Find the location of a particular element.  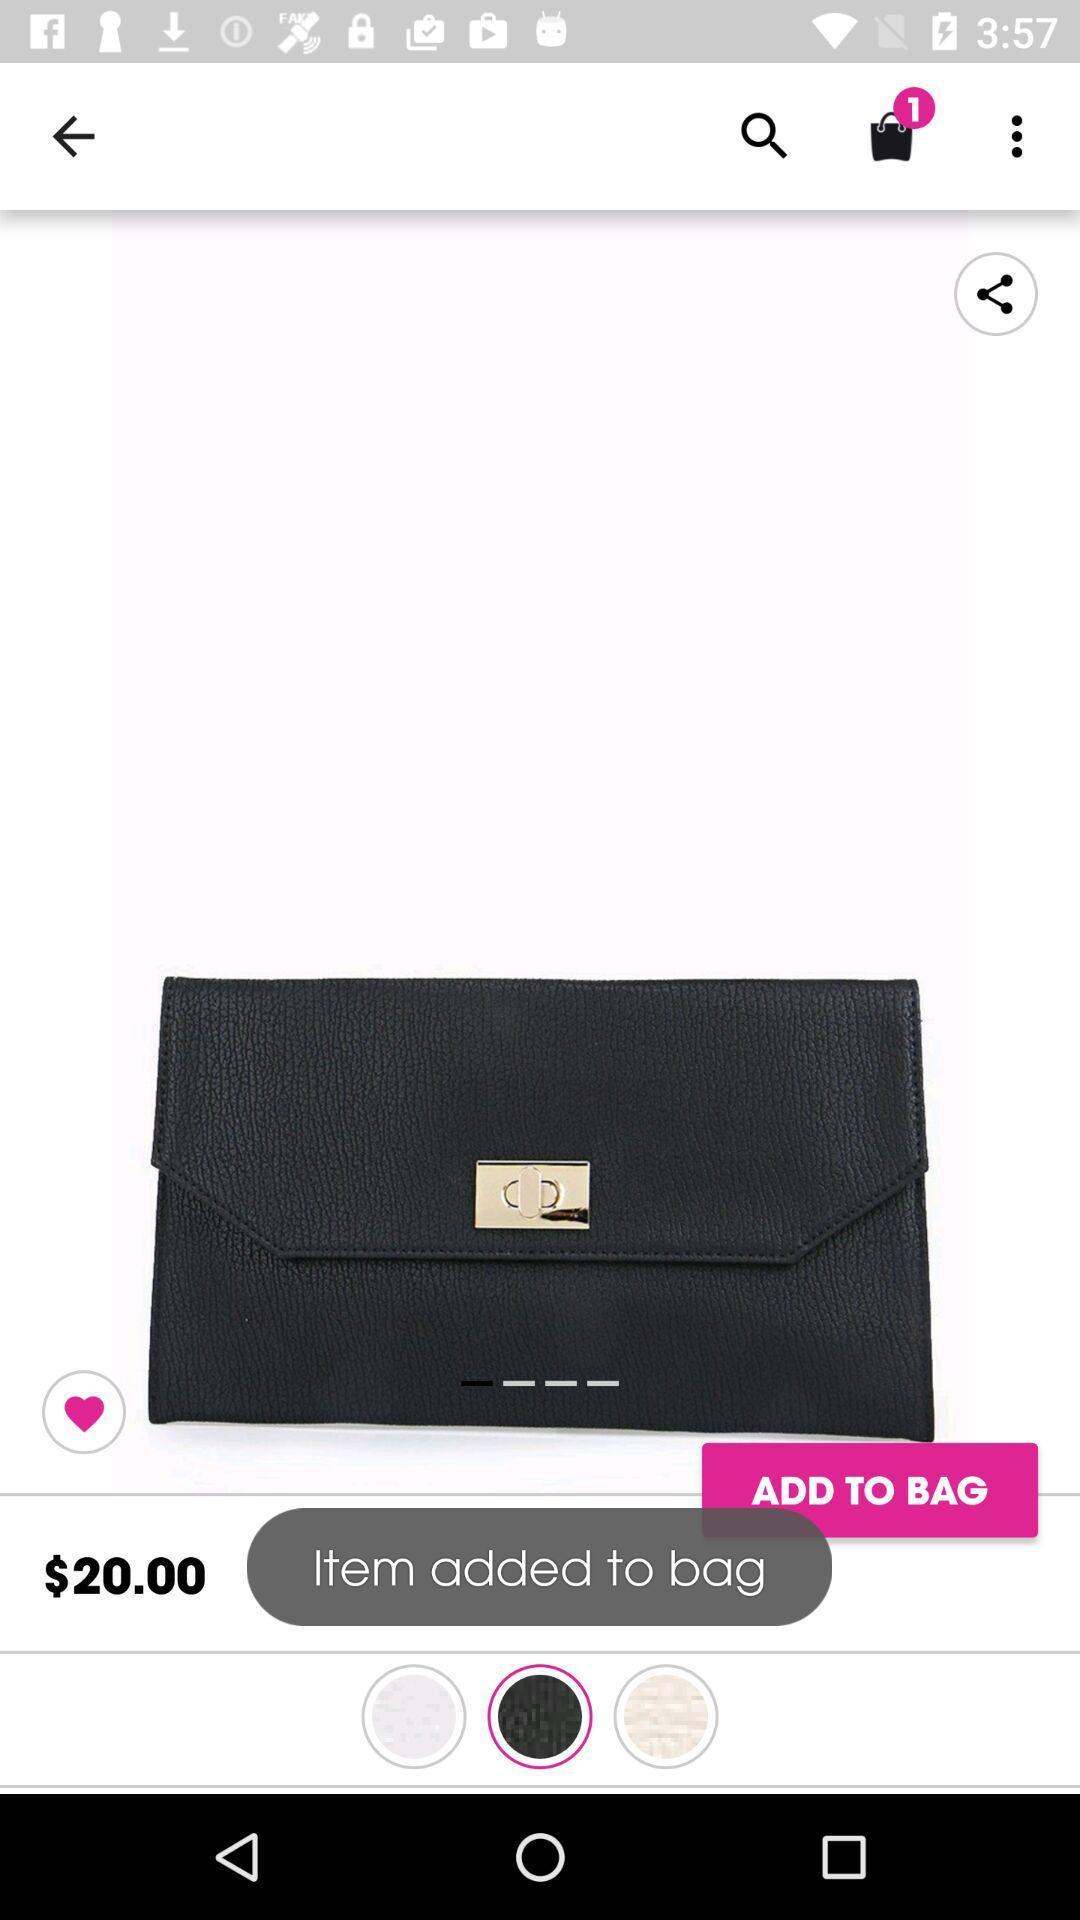

open bag is located at coordinates (540, 853).